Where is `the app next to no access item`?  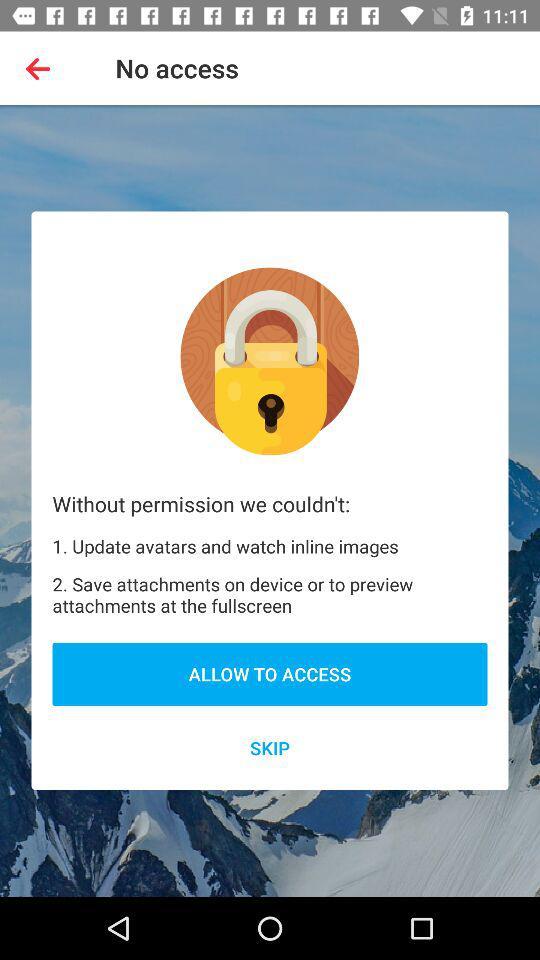 the app next to no access item is located at coordinates (42, 68).